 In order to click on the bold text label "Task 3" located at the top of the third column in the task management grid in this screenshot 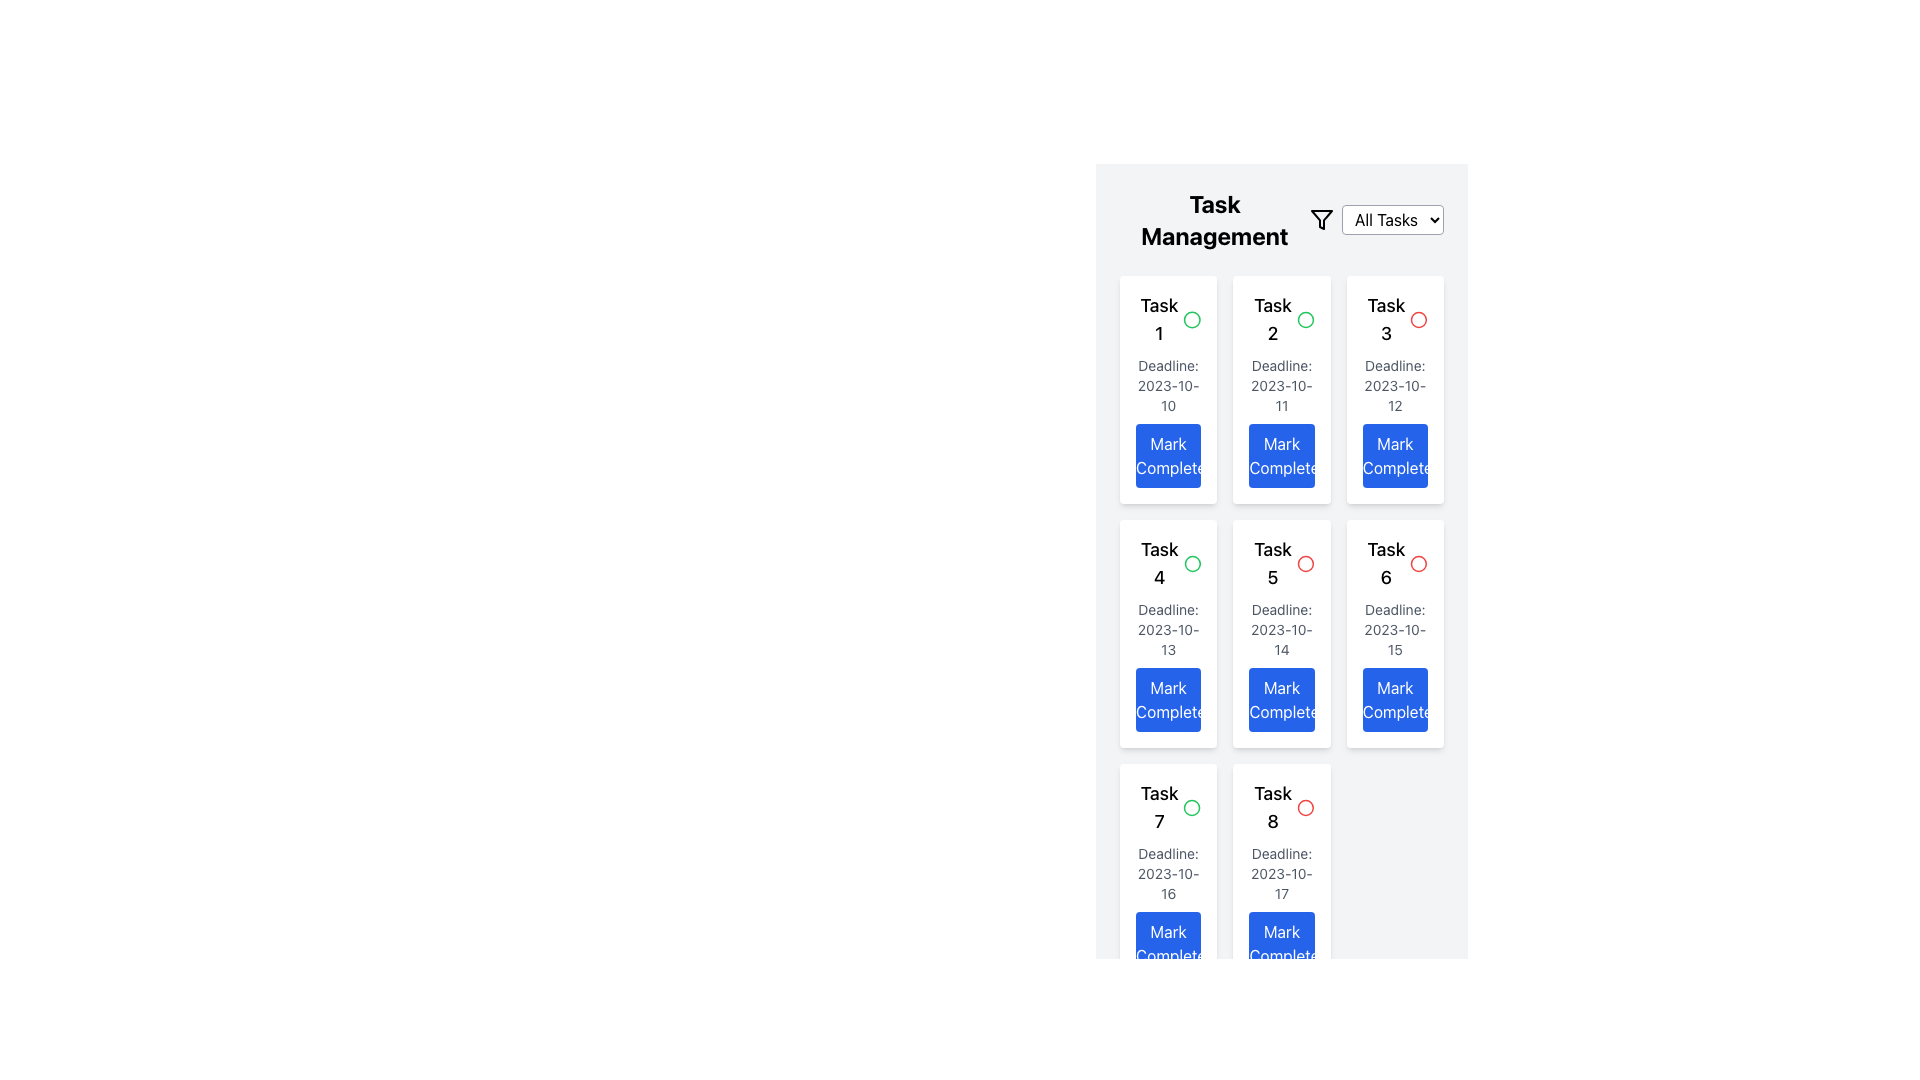, I will do `click(1385, 319)`.